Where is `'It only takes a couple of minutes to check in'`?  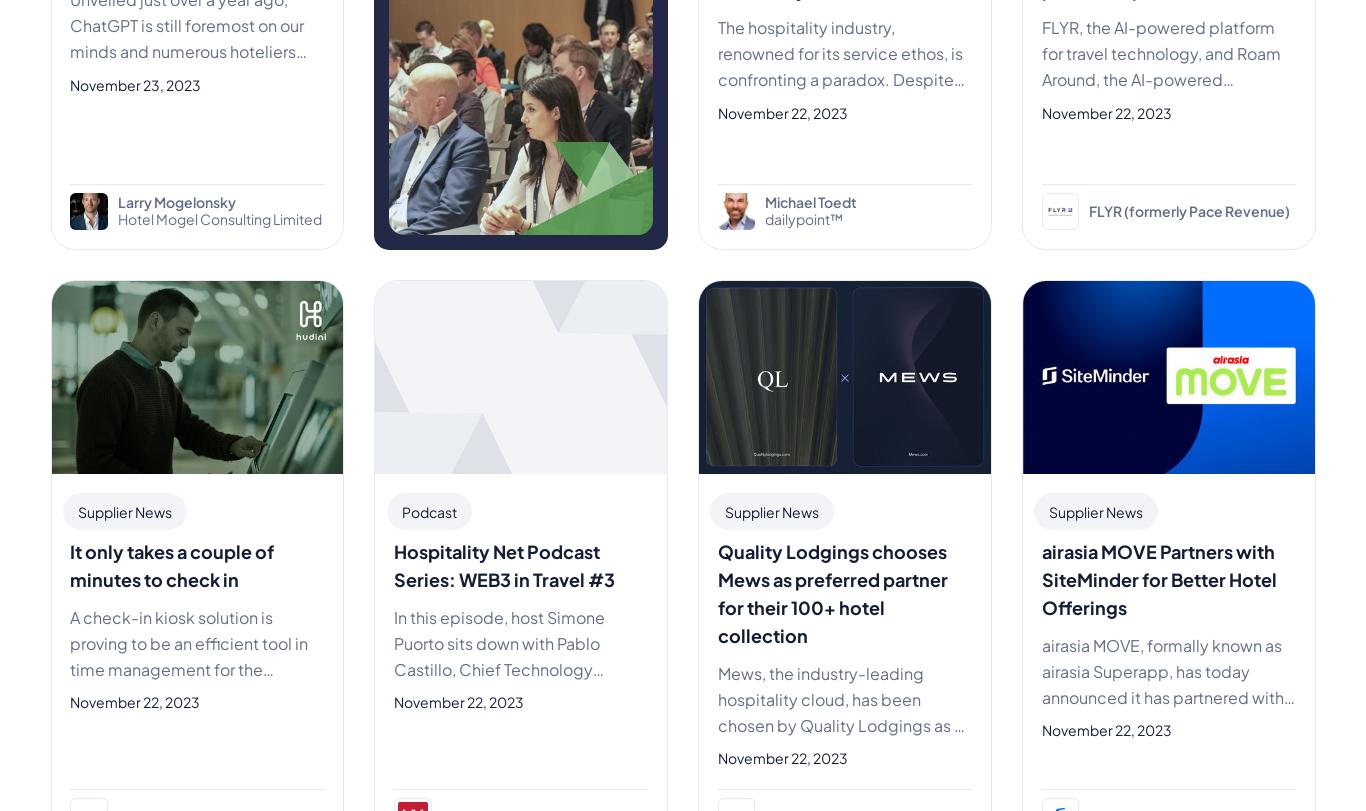 'It only takes a couple of minutes to check in' is located at coordinates (170, 563).